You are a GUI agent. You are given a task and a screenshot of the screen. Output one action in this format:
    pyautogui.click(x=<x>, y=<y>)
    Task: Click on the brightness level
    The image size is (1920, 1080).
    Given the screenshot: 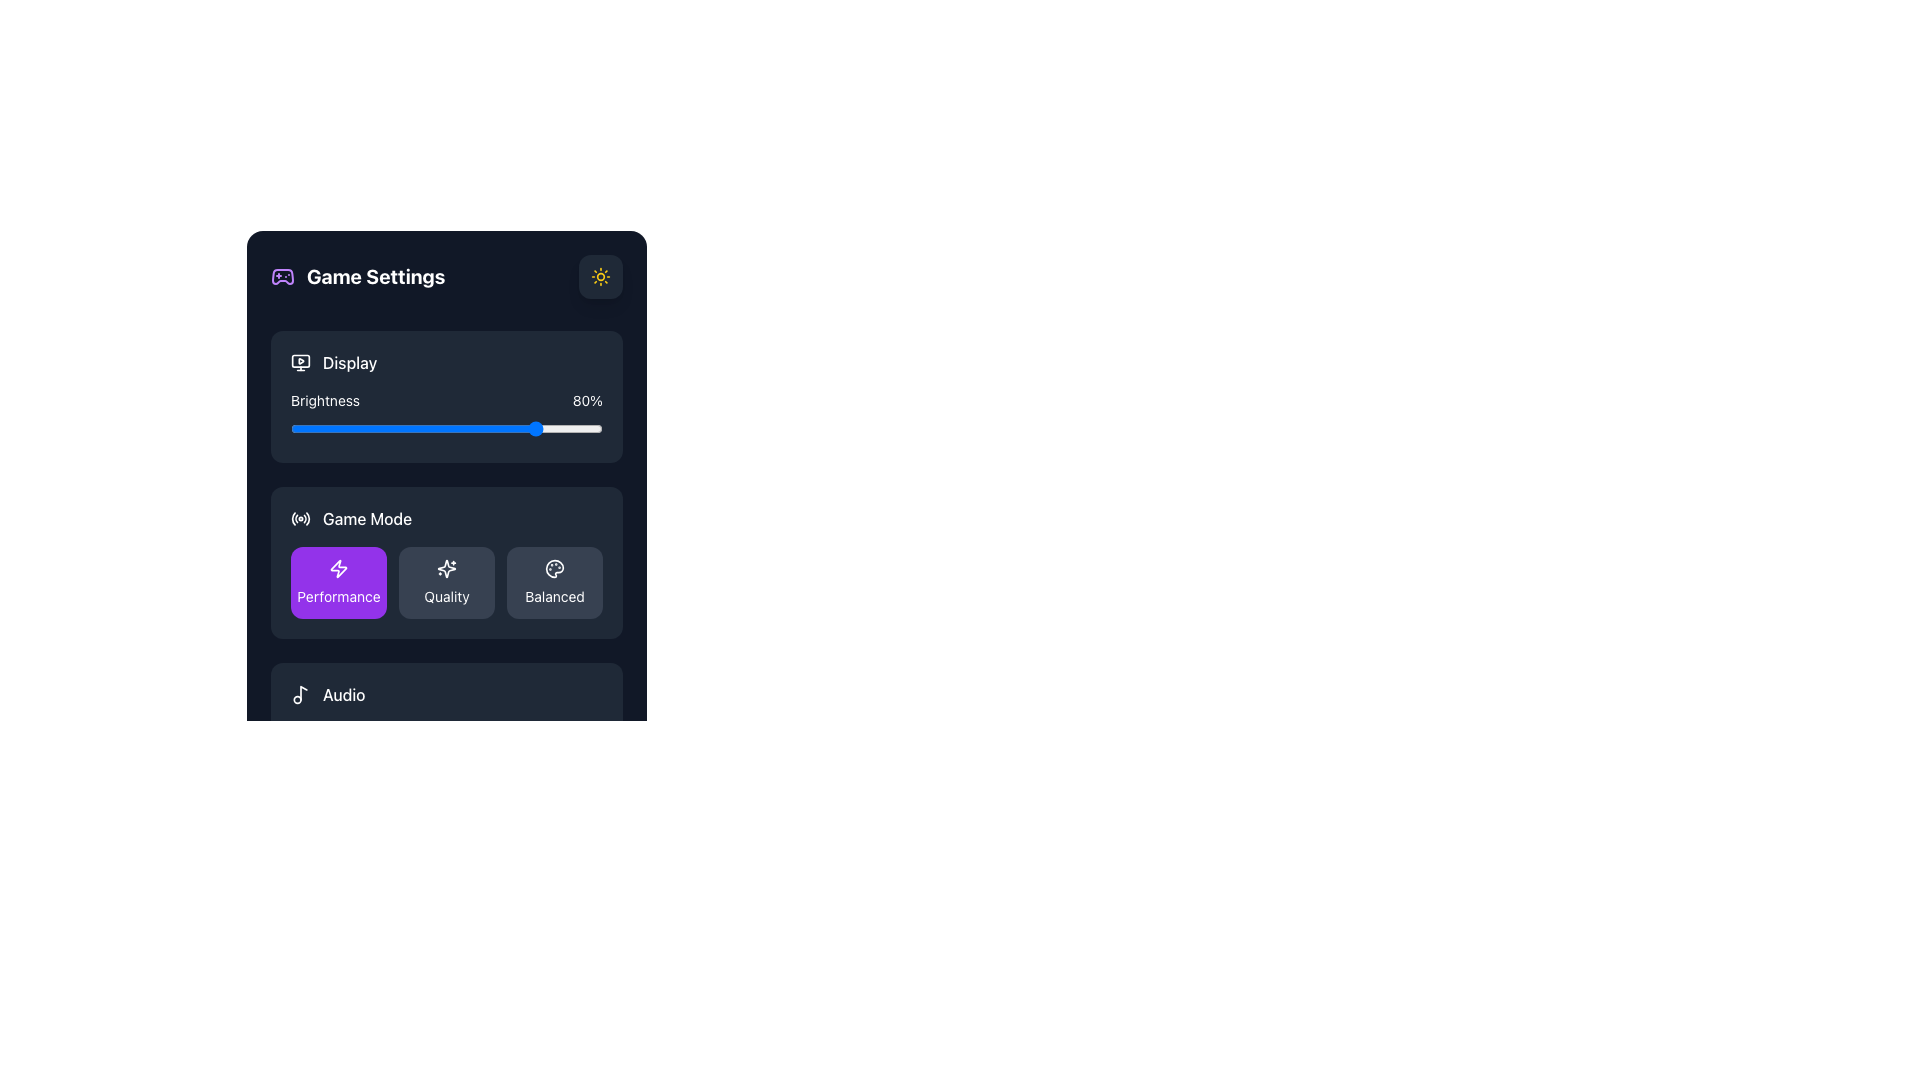 What is the action you would take?
    pyautogui.click(x=567, y=427)
    